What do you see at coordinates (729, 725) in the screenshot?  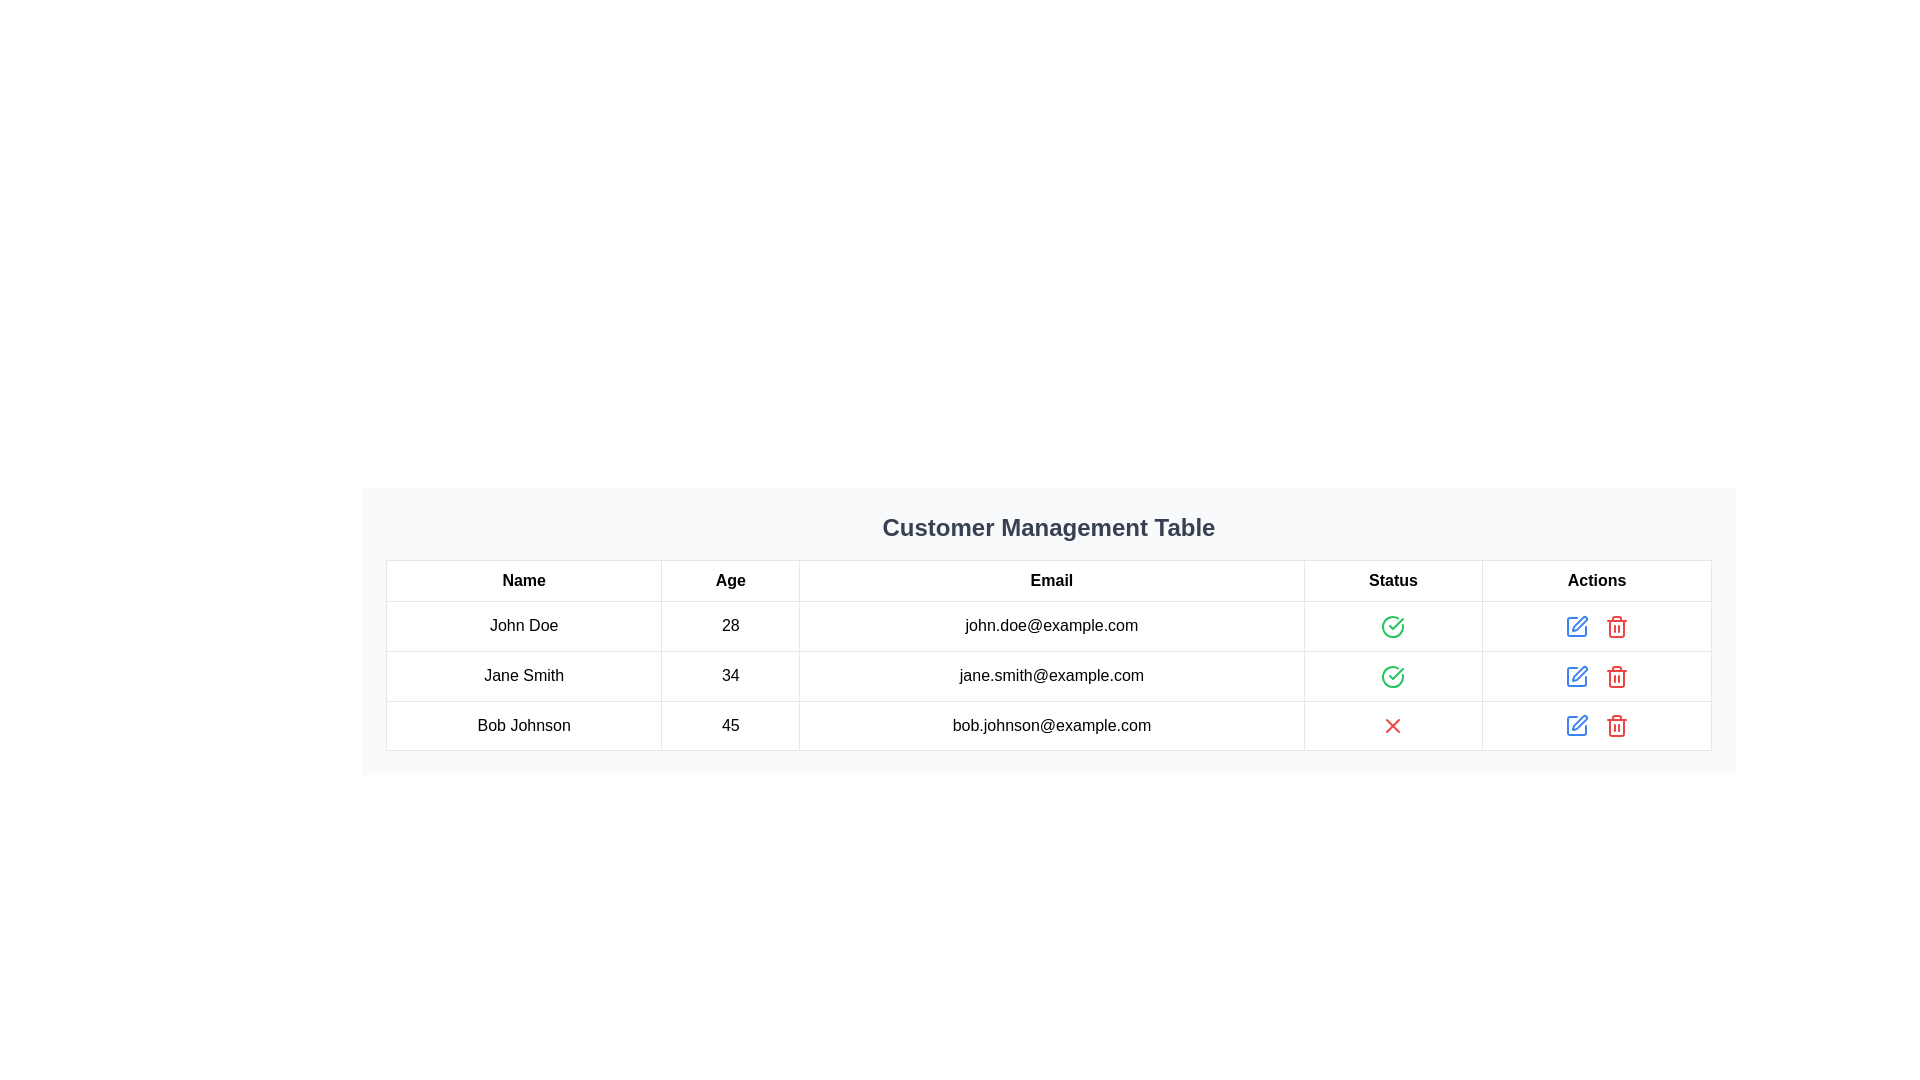 I see `the table cell displaying the age of the user 'Bob Johnson', located in the second column of the last row of the table under the 'Age' column` at bounding box center [729, 725].